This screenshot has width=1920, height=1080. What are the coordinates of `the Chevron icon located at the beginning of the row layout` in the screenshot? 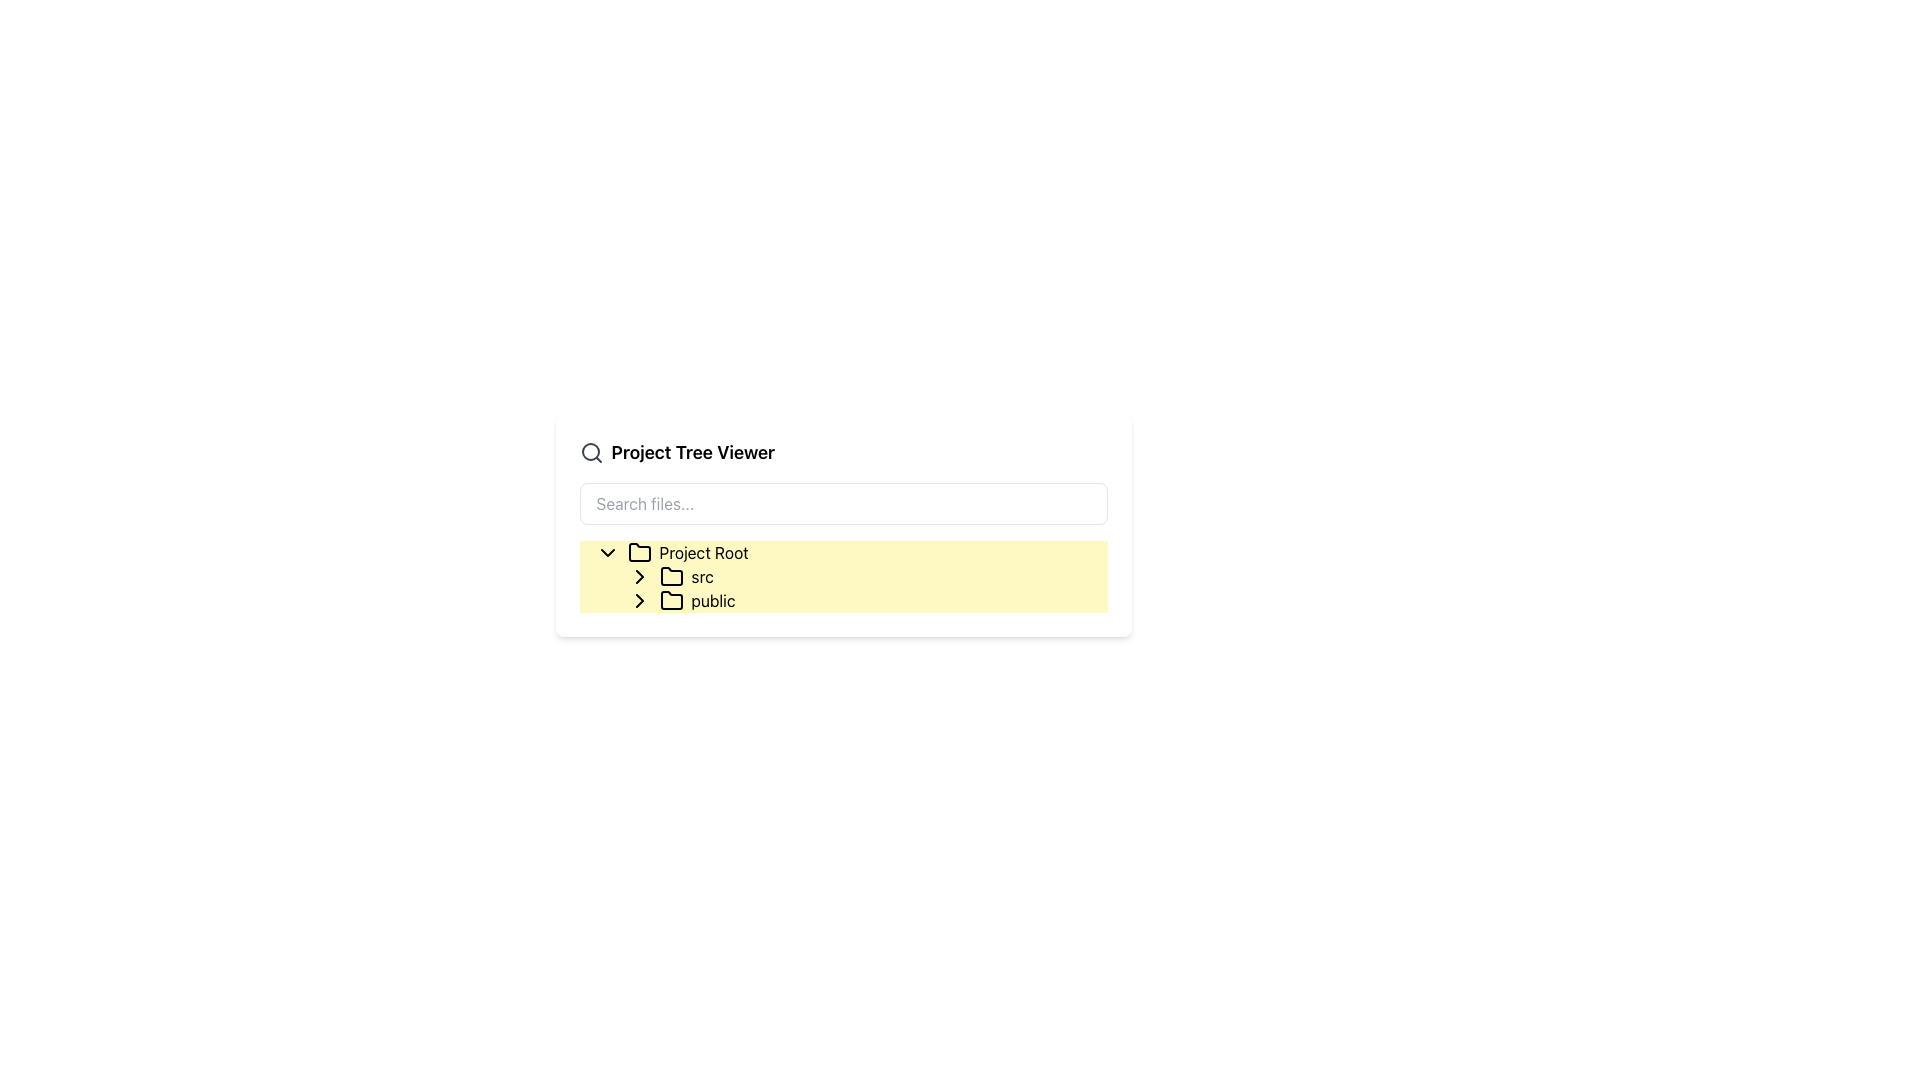 It's located at (638, 600).